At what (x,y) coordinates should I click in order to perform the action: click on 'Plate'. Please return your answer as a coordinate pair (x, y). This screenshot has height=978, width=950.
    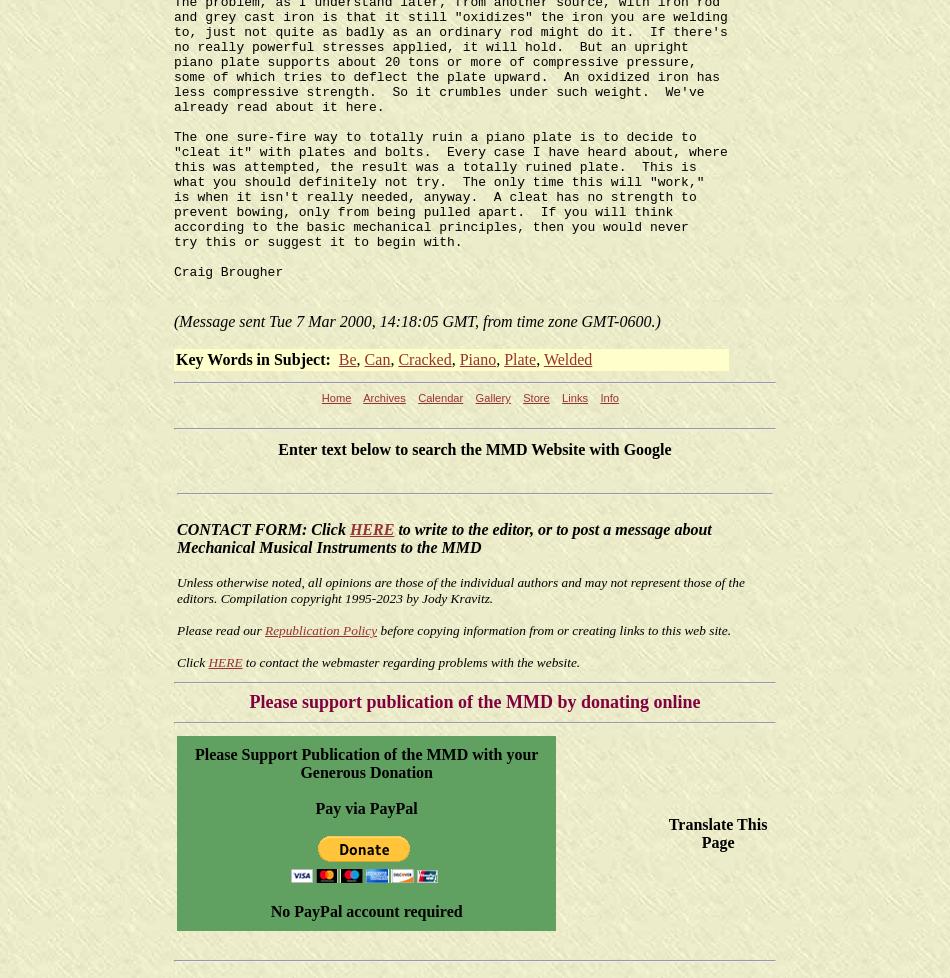
    Looking at the image, I should click on (520, 358).